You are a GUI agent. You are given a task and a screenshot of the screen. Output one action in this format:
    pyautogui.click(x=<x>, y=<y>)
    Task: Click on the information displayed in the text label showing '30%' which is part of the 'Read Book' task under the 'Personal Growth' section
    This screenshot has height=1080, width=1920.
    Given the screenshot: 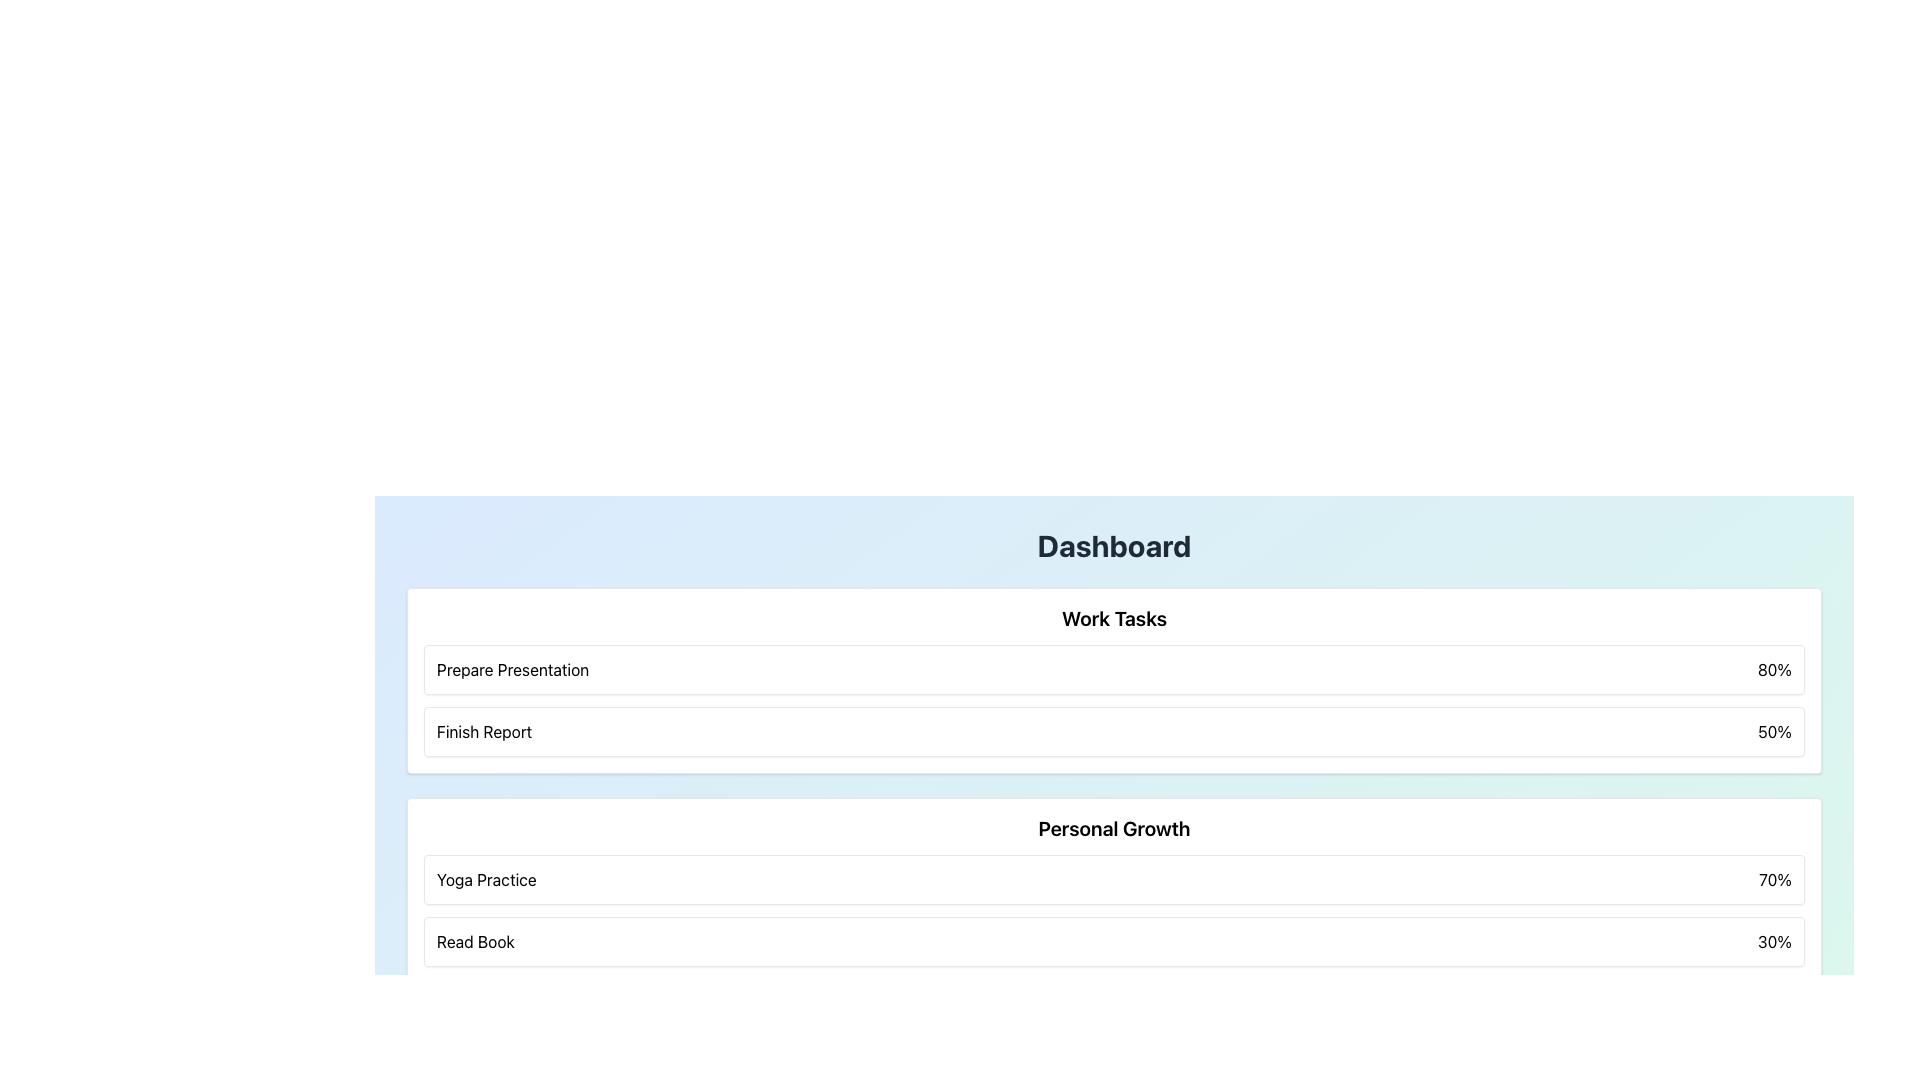 What is the action you would take?
    pyautogui.click(x=1775, y=941)
    